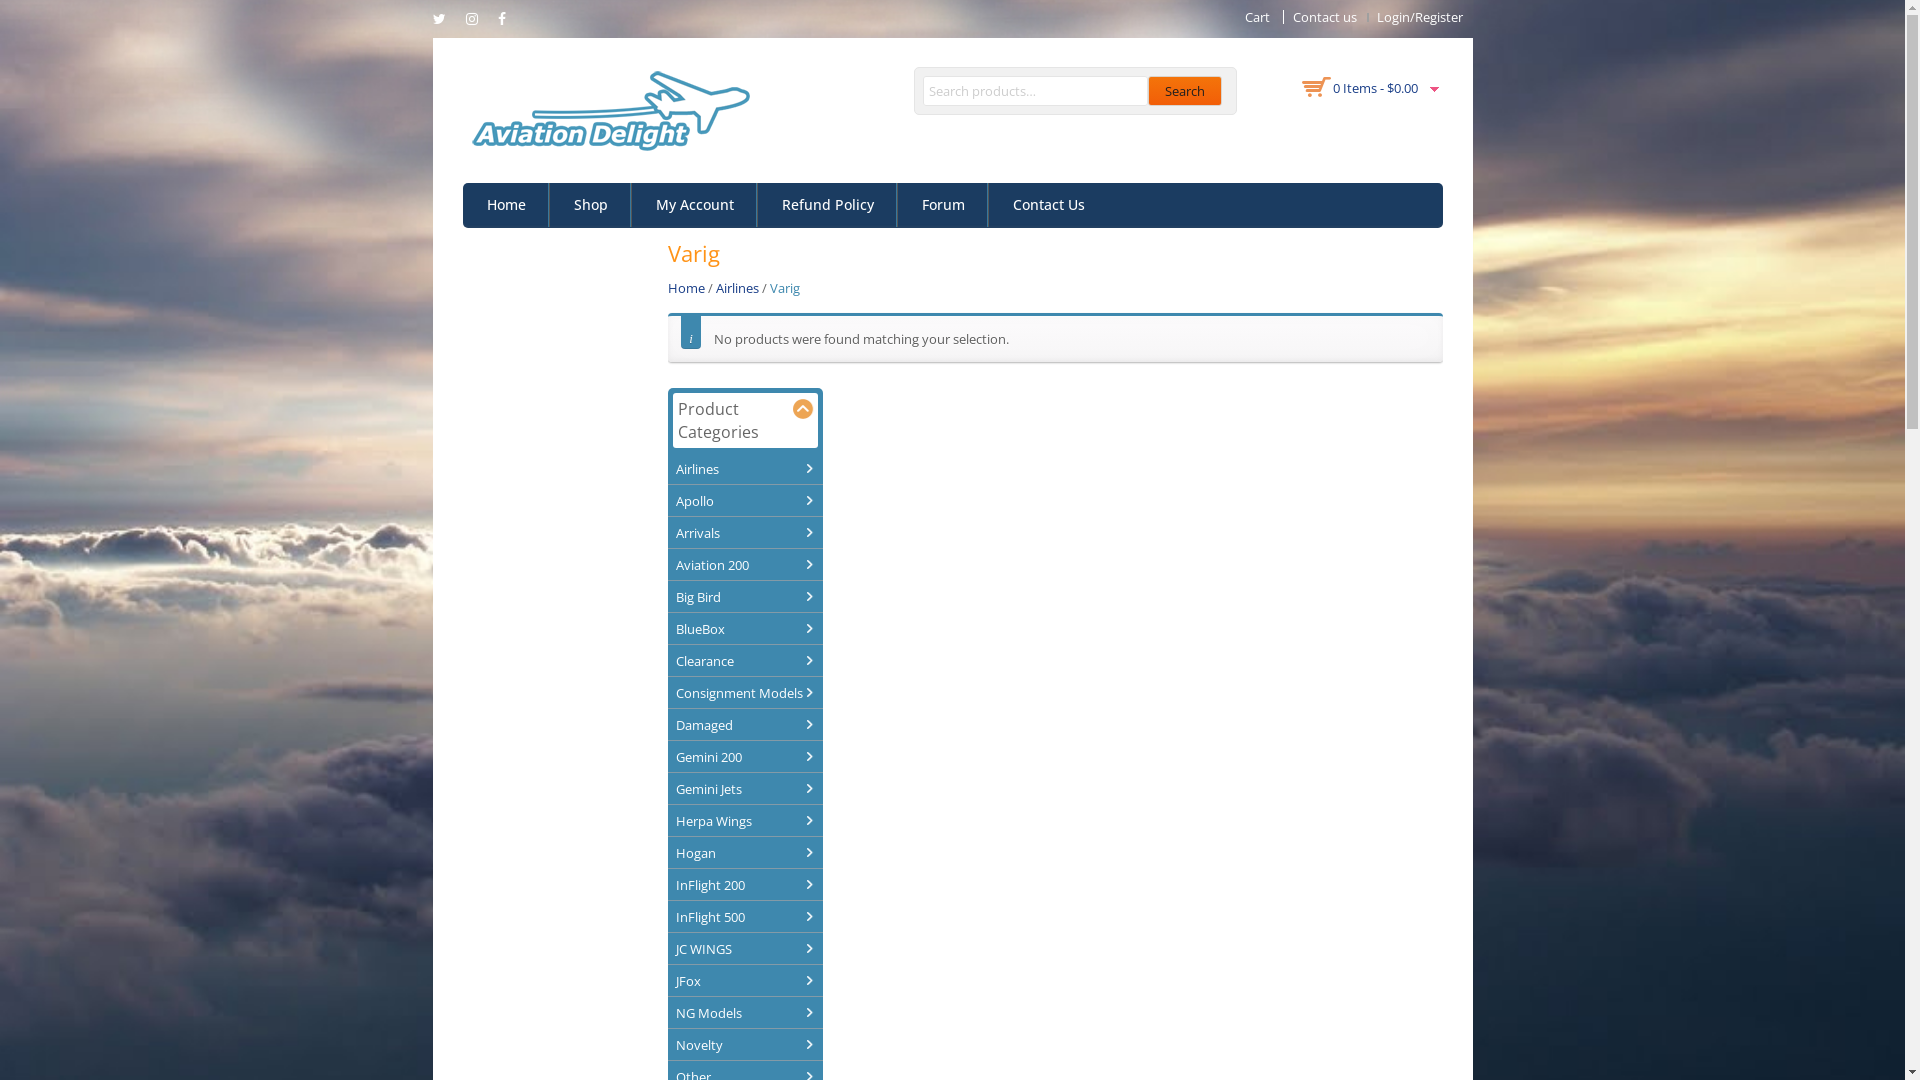  What do you see at coordinates (667, 596) in the screenshot?
I see `'Big Bird'` at bounding box center [667, 596].